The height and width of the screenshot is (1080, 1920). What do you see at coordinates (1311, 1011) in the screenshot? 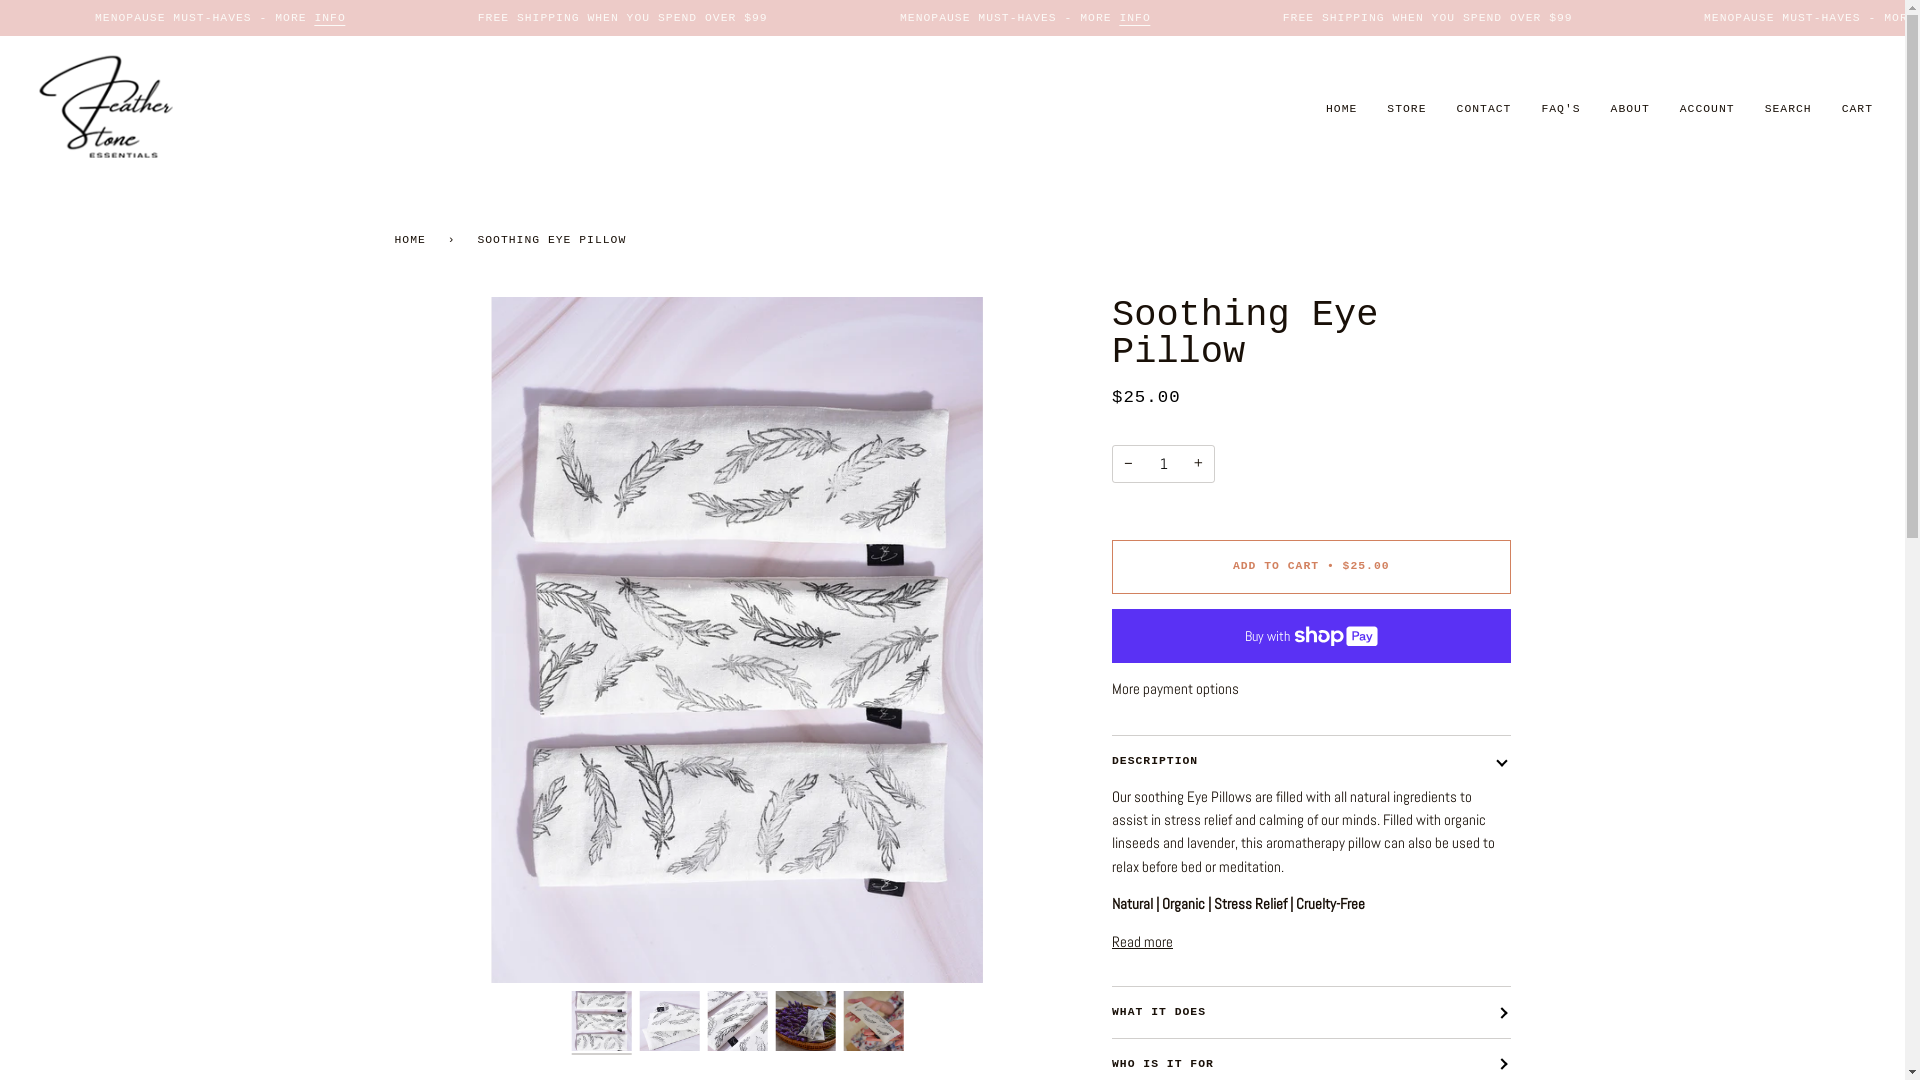
I see `'WHAT IT DOES'` at bounding box center [1311, 1011].